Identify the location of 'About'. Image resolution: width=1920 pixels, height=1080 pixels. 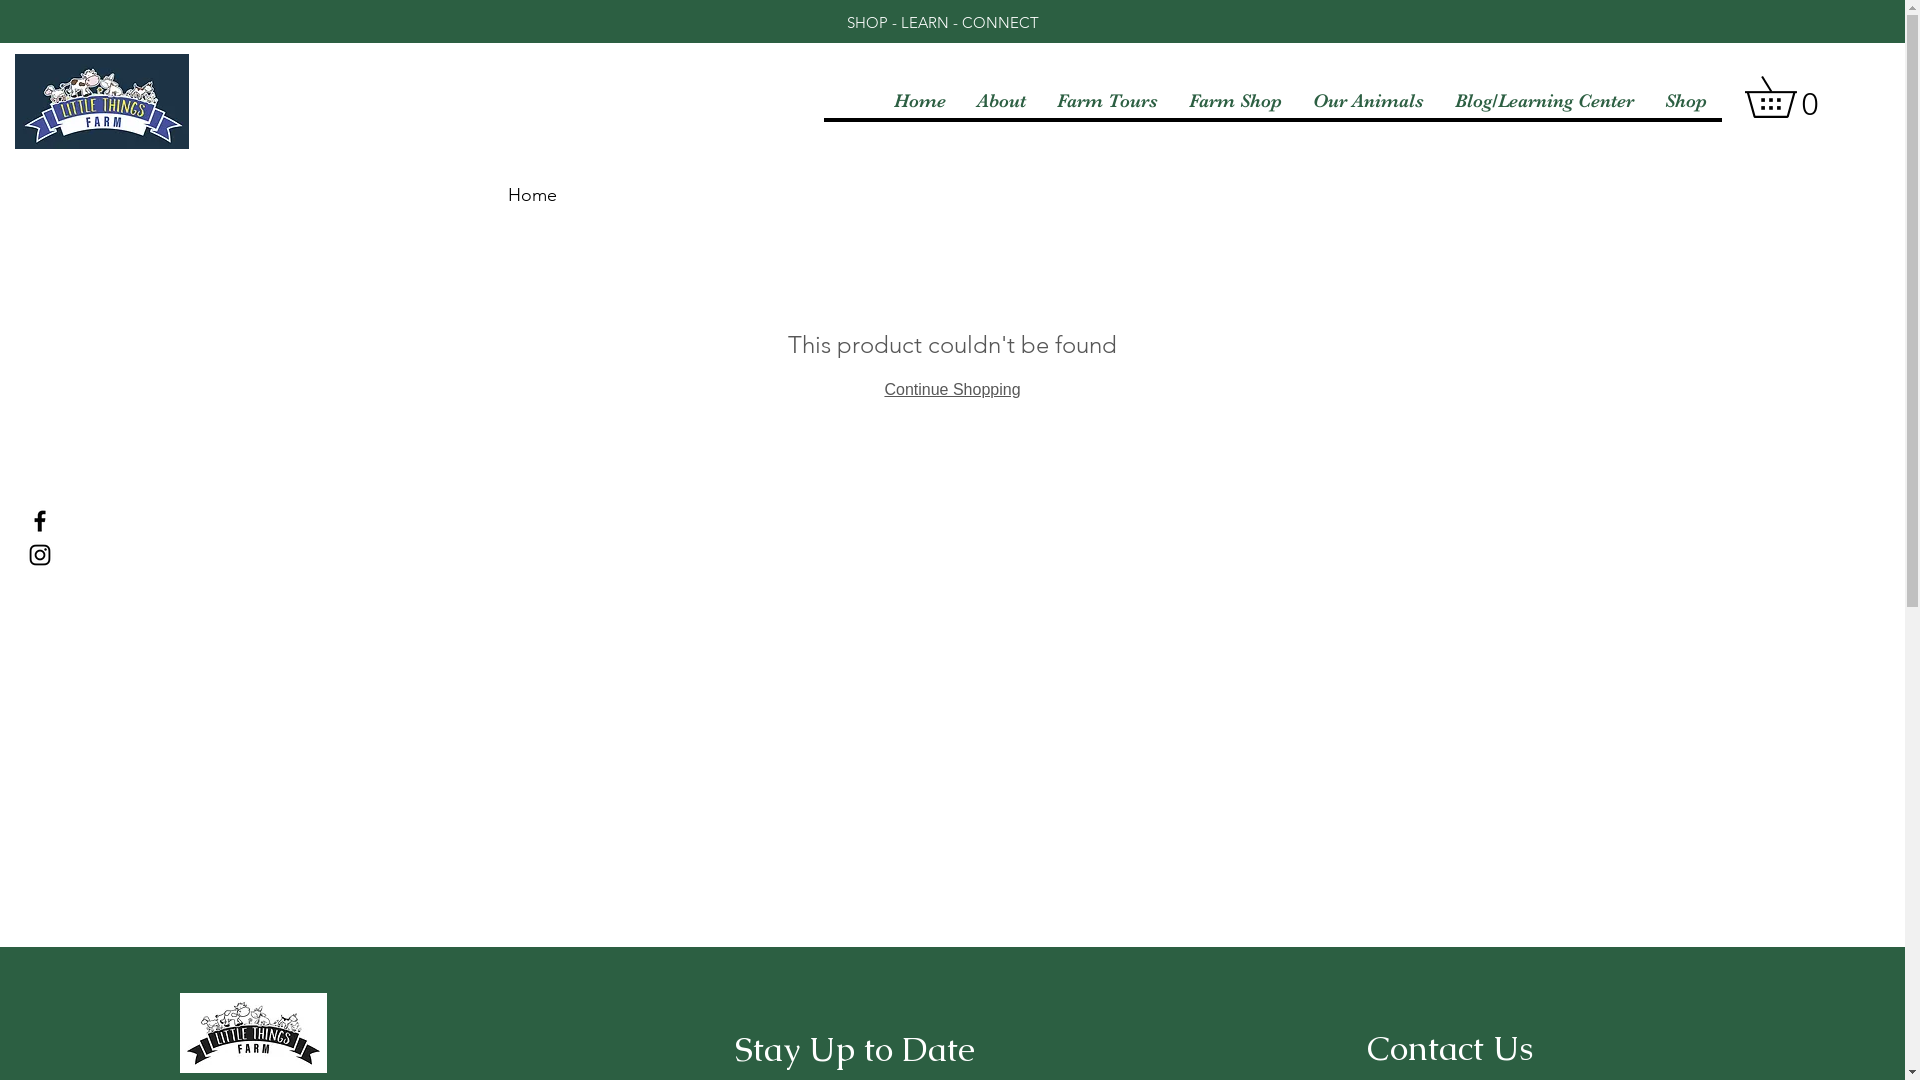
(1001, 100).